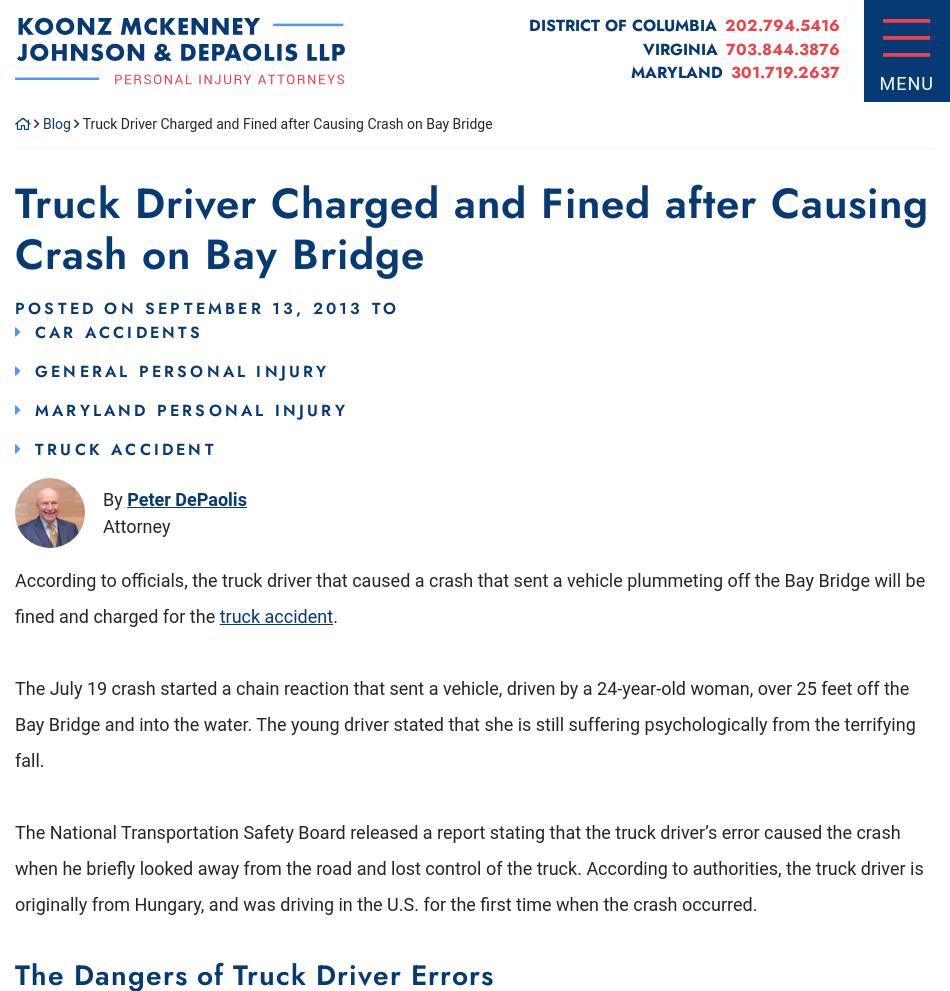  I want to click on 'Transportation Accidents', so click(222, 155).